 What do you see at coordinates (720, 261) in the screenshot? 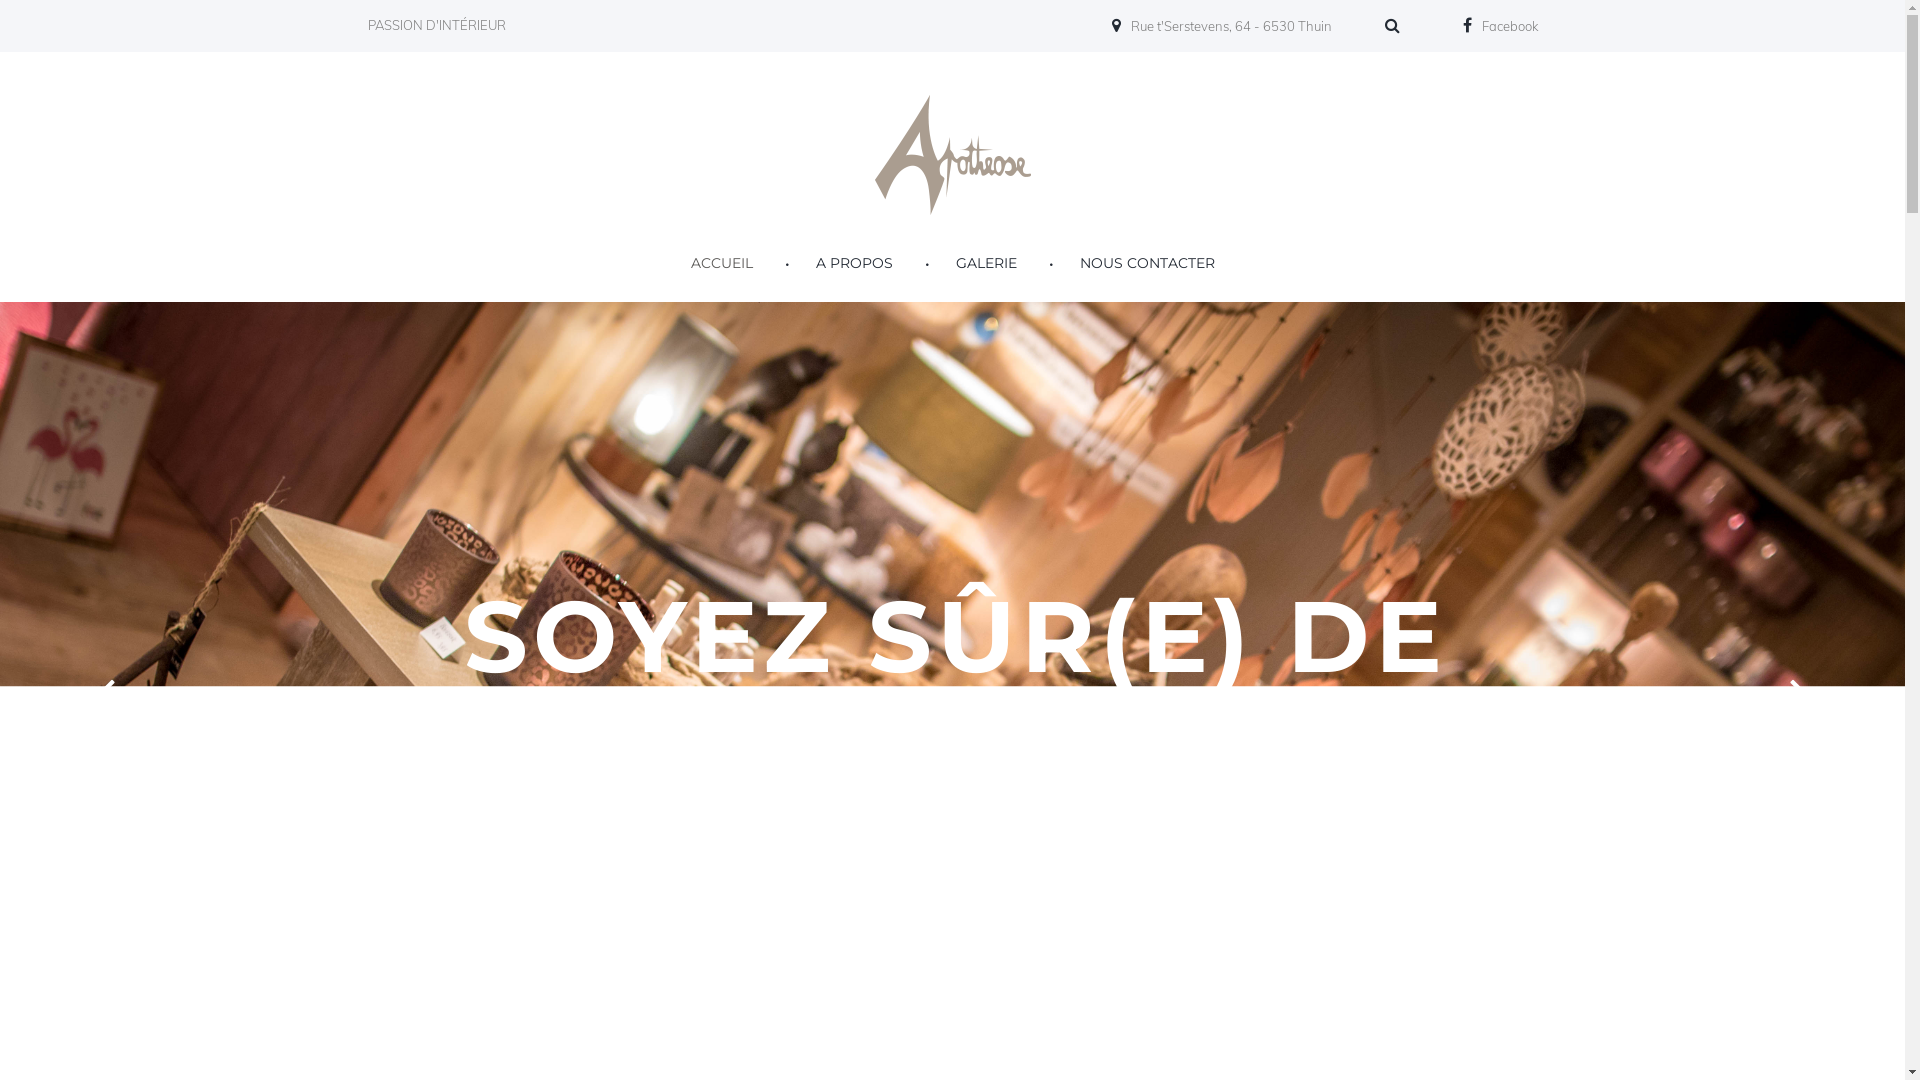
I see `'ACCUEIL'` at bounding box center [720, 261].